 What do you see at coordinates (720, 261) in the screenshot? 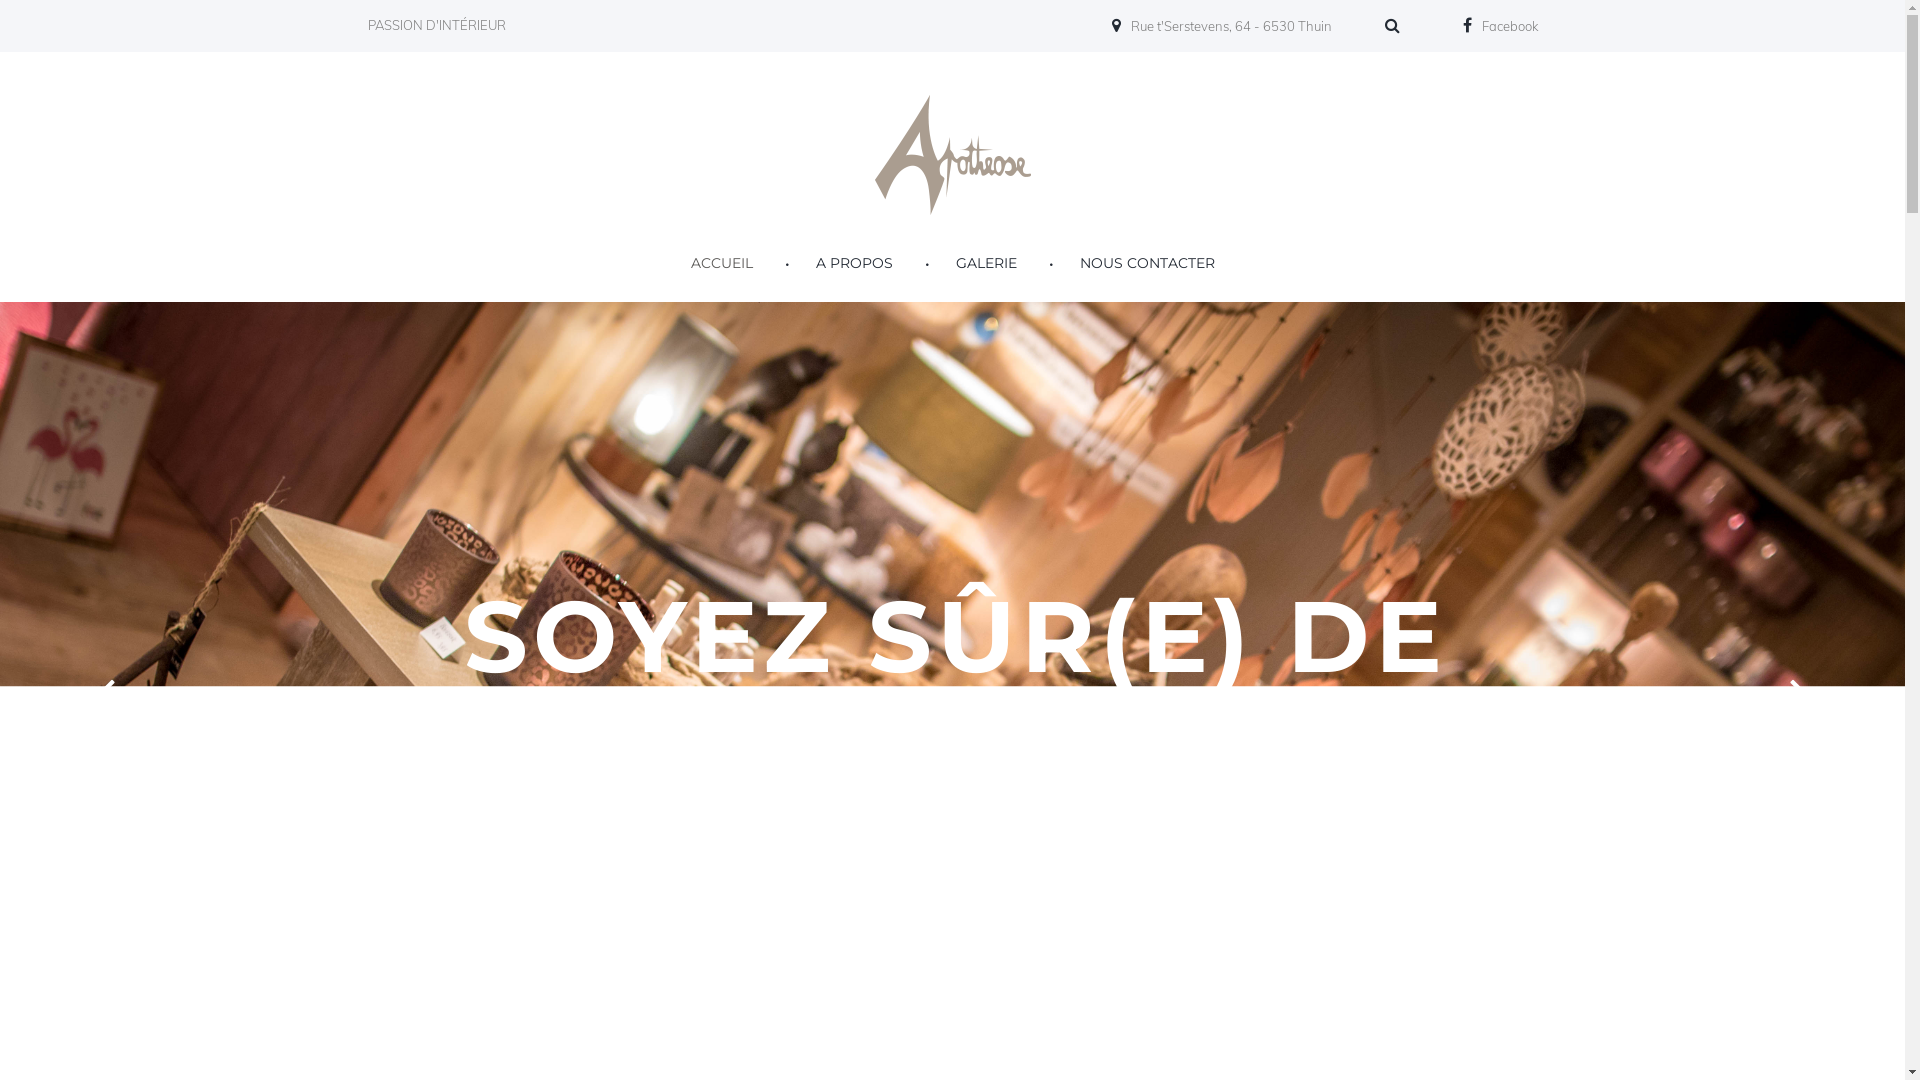
I see `'ACCUEIL'` at bounding box center [720, 261].